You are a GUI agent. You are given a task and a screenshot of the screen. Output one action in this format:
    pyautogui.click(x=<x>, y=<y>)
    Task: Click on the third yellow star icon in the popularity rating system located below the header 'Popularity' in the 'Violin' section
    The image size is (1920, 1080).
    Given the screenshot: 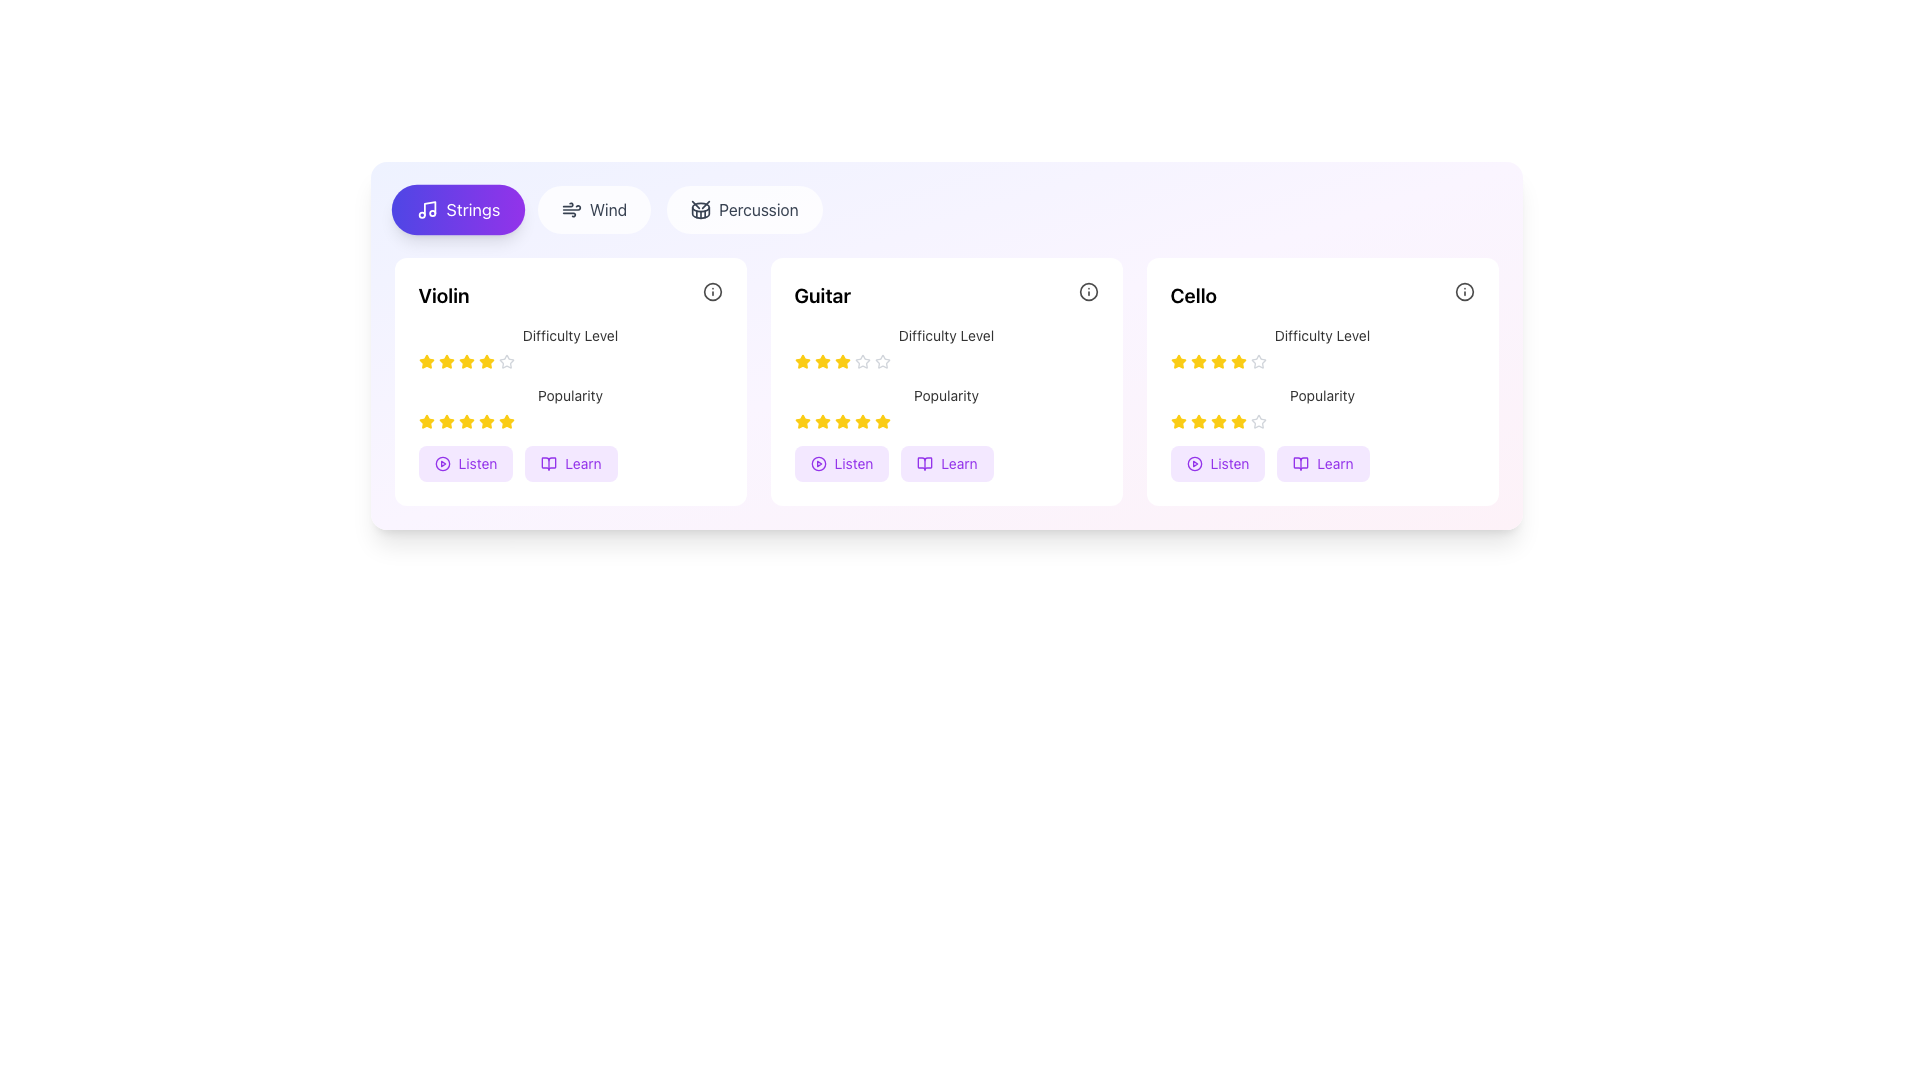 What is the action you would take?
    pyautogui.click(x=445, y=420)
    